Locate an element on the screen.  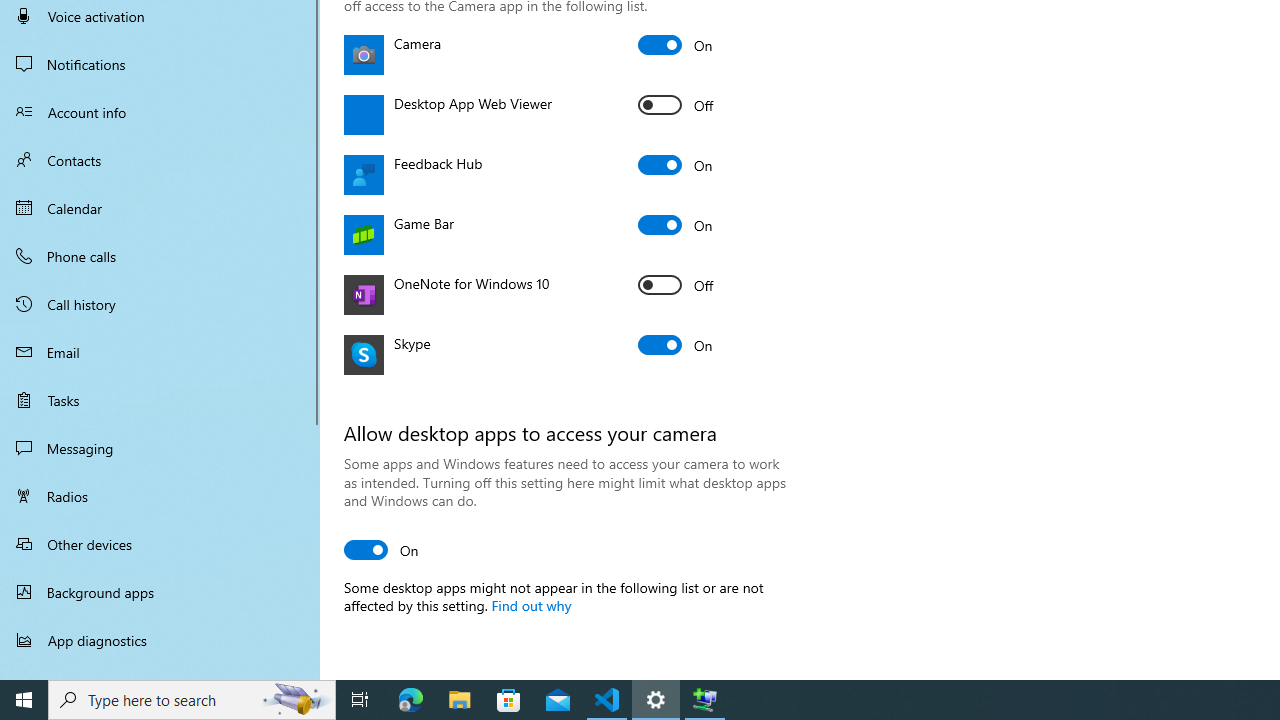
'Phone calls' is located at coordinates (160, 254).